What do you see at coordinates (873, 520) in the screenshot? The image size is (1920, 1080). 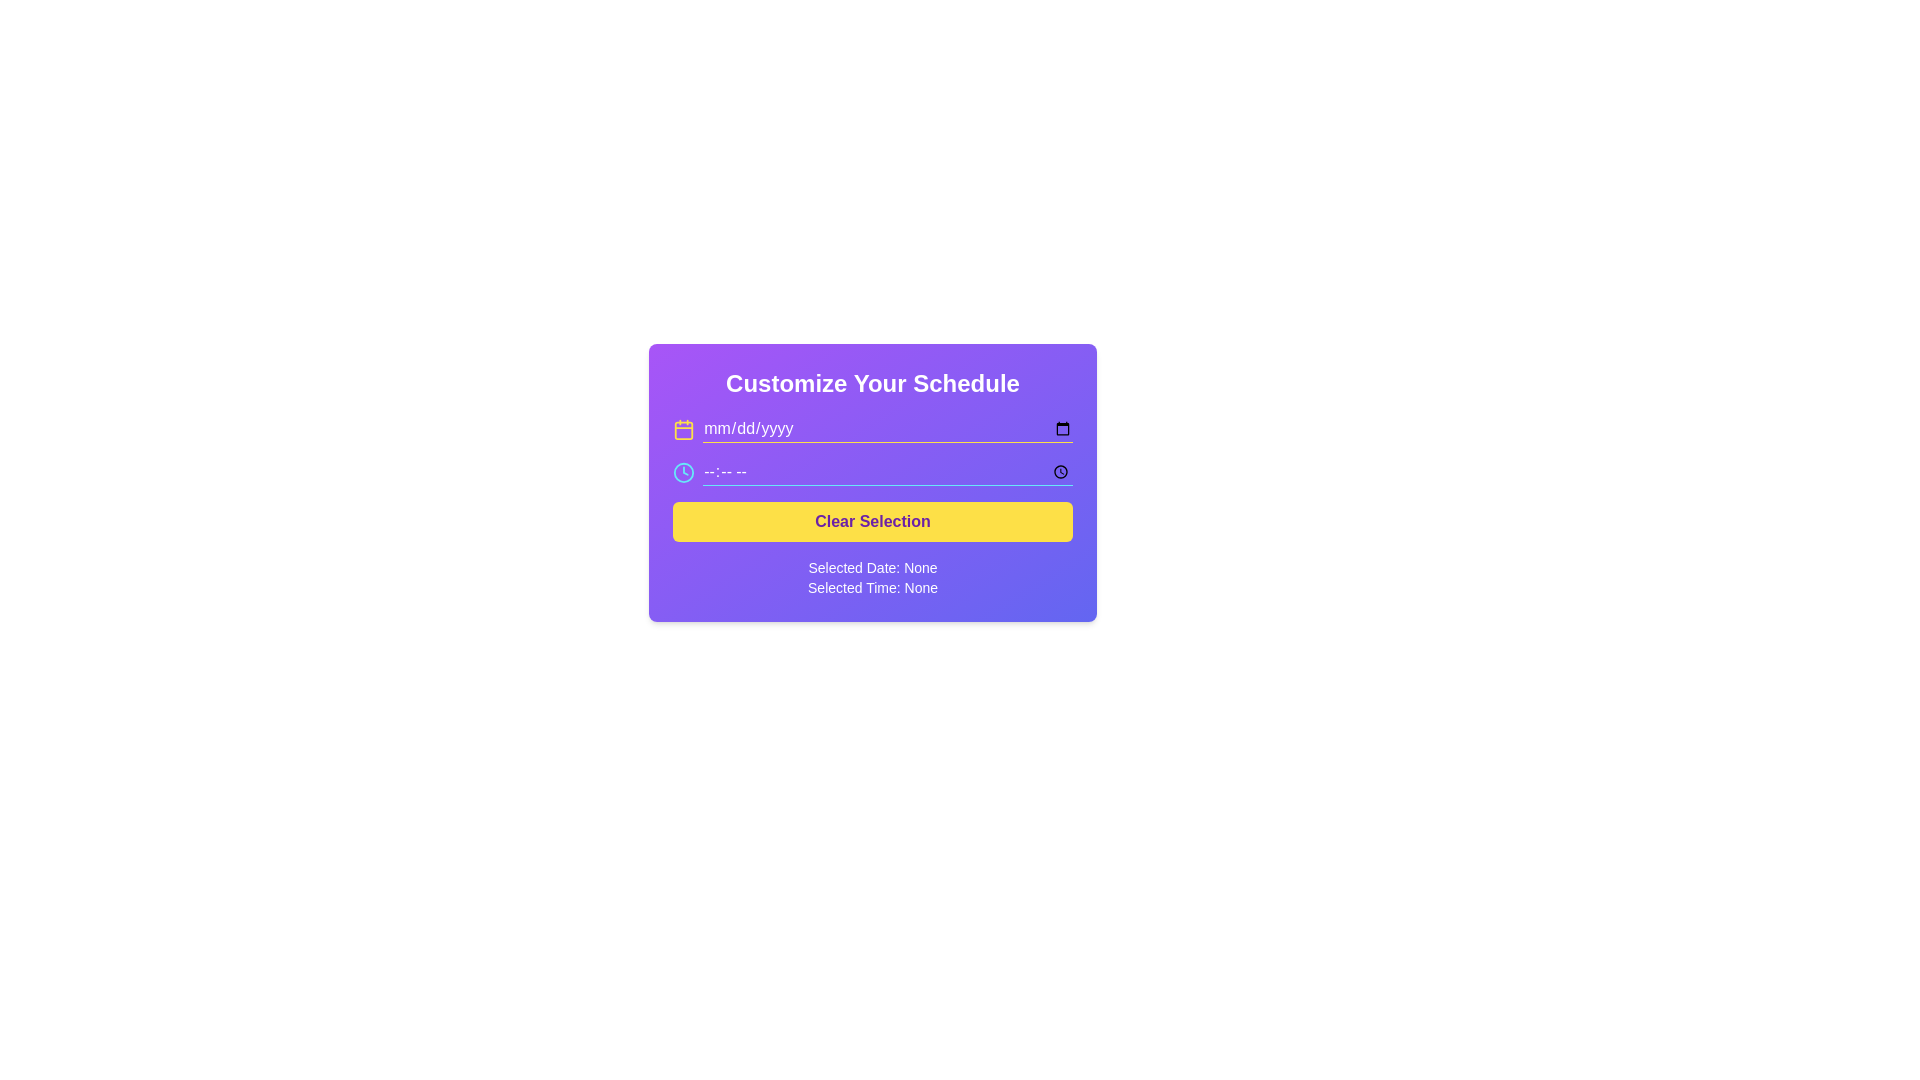 I see `the yellow rectangular button labeled 'Clear Selection' with bold purple font, located below the date and time input fields` at bounding box center [873, 520].